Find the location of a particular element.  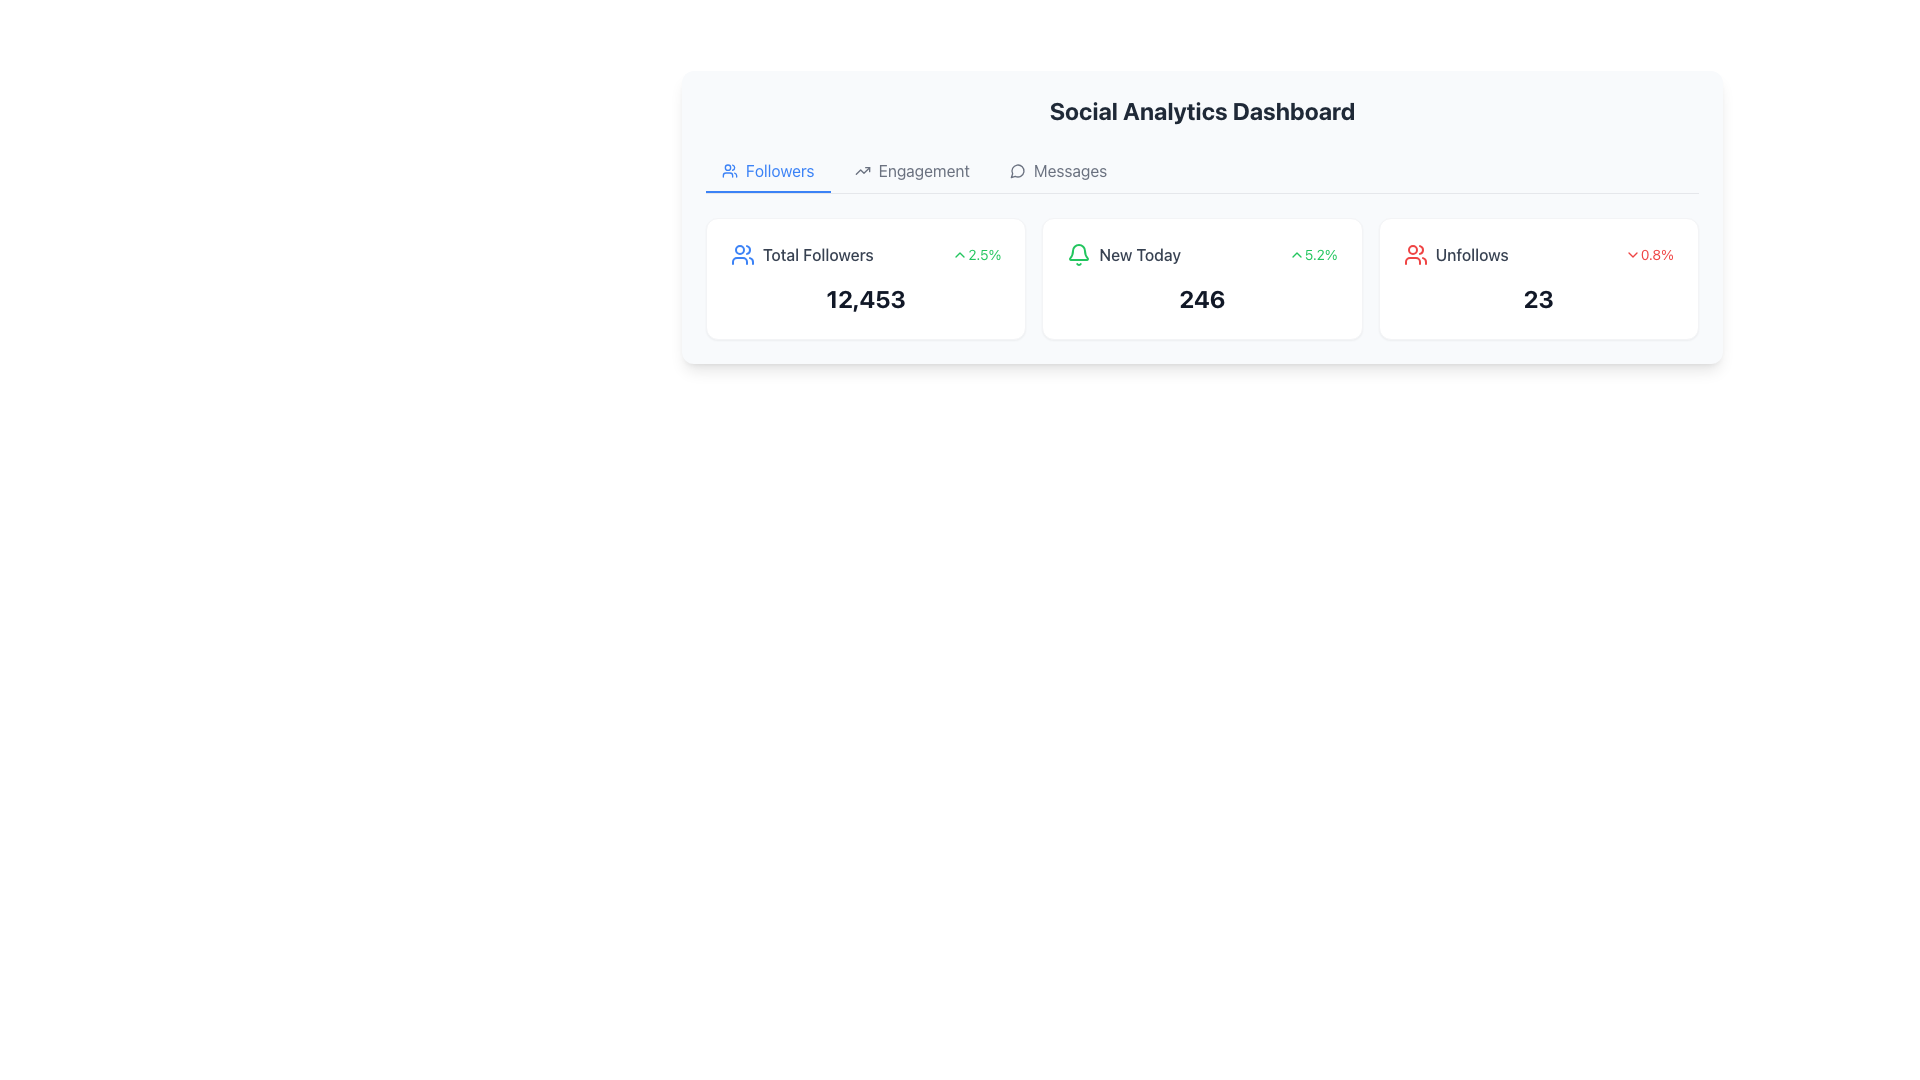

the Text label that describes the messaging or notifications section, positioned to the right of the speech bubble icon in the horizontal navigation bar below the 'Social Analytics Dashboard' title is located at coordinates (1069, 169).